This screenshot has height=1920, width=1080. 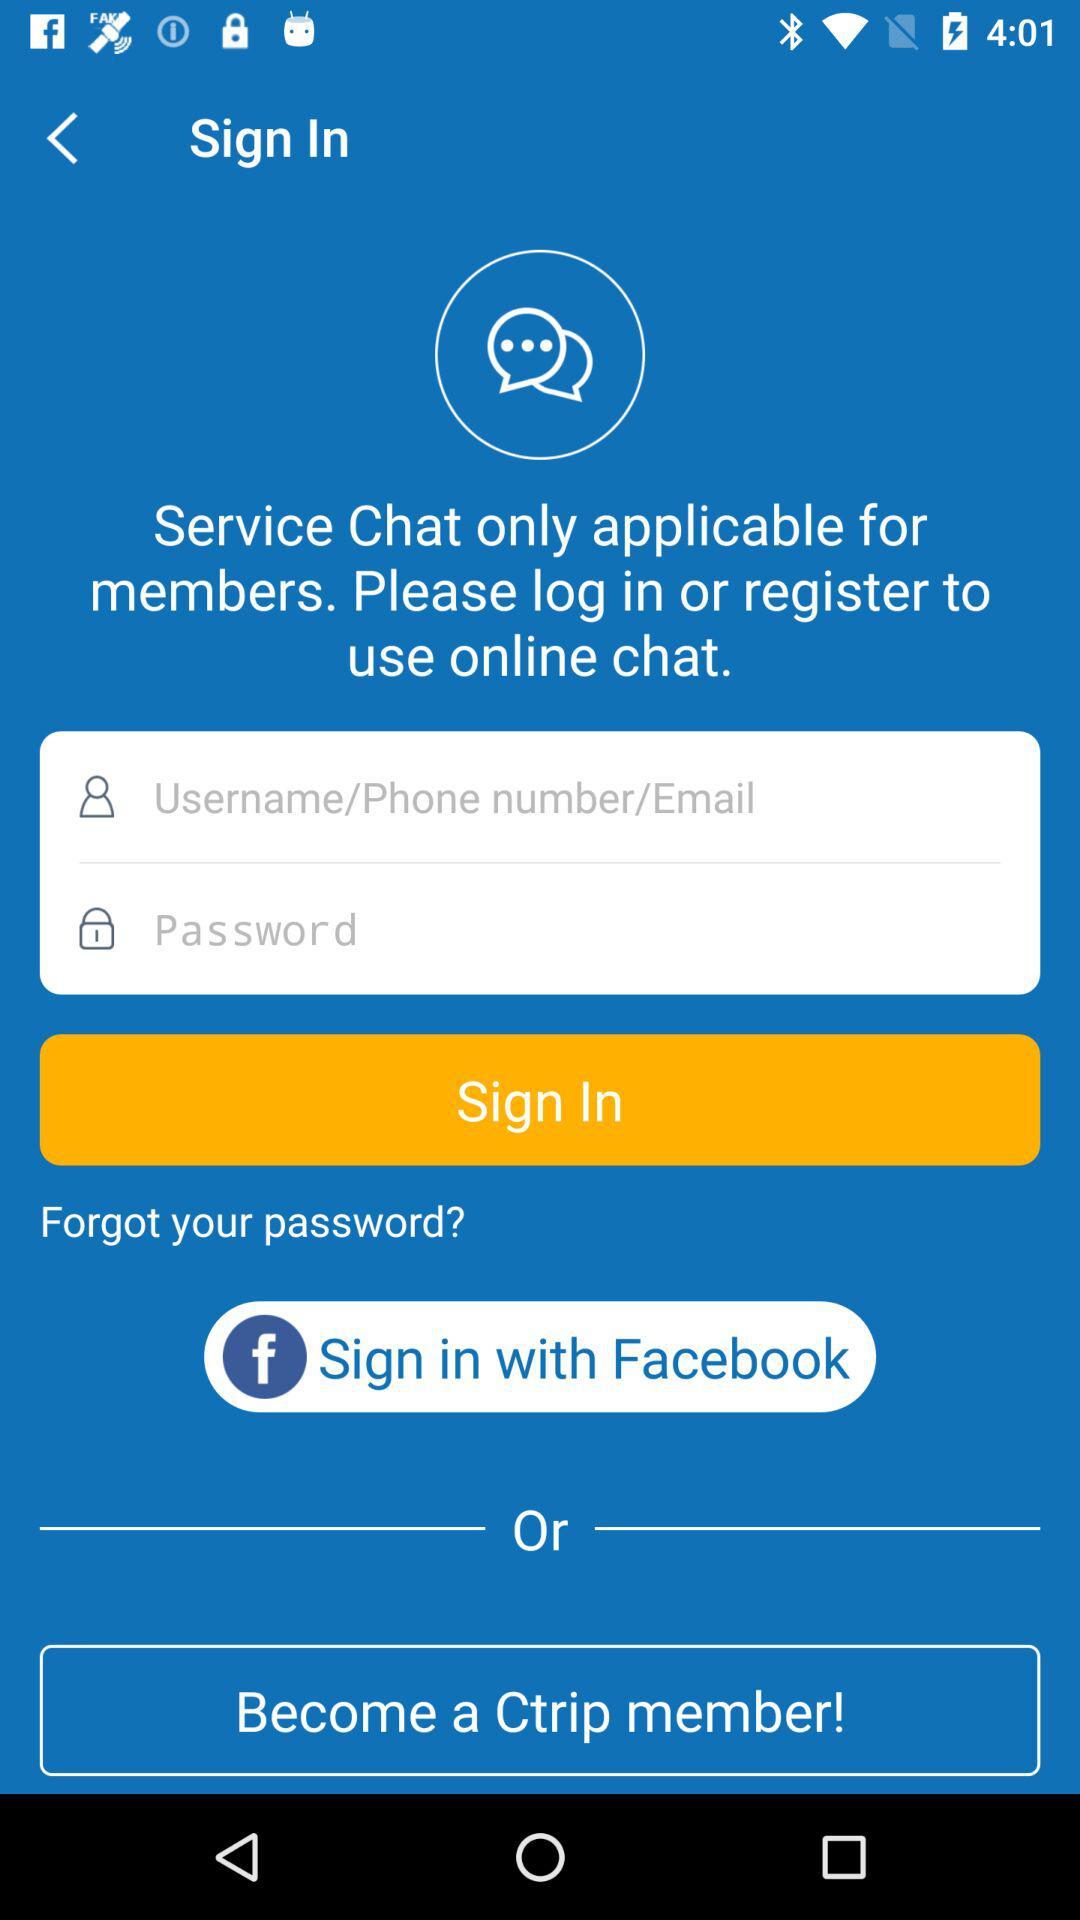 What do you see at coordinates (540, 795) in the screenshot?
I see `username` at bounding box center [540, 795].